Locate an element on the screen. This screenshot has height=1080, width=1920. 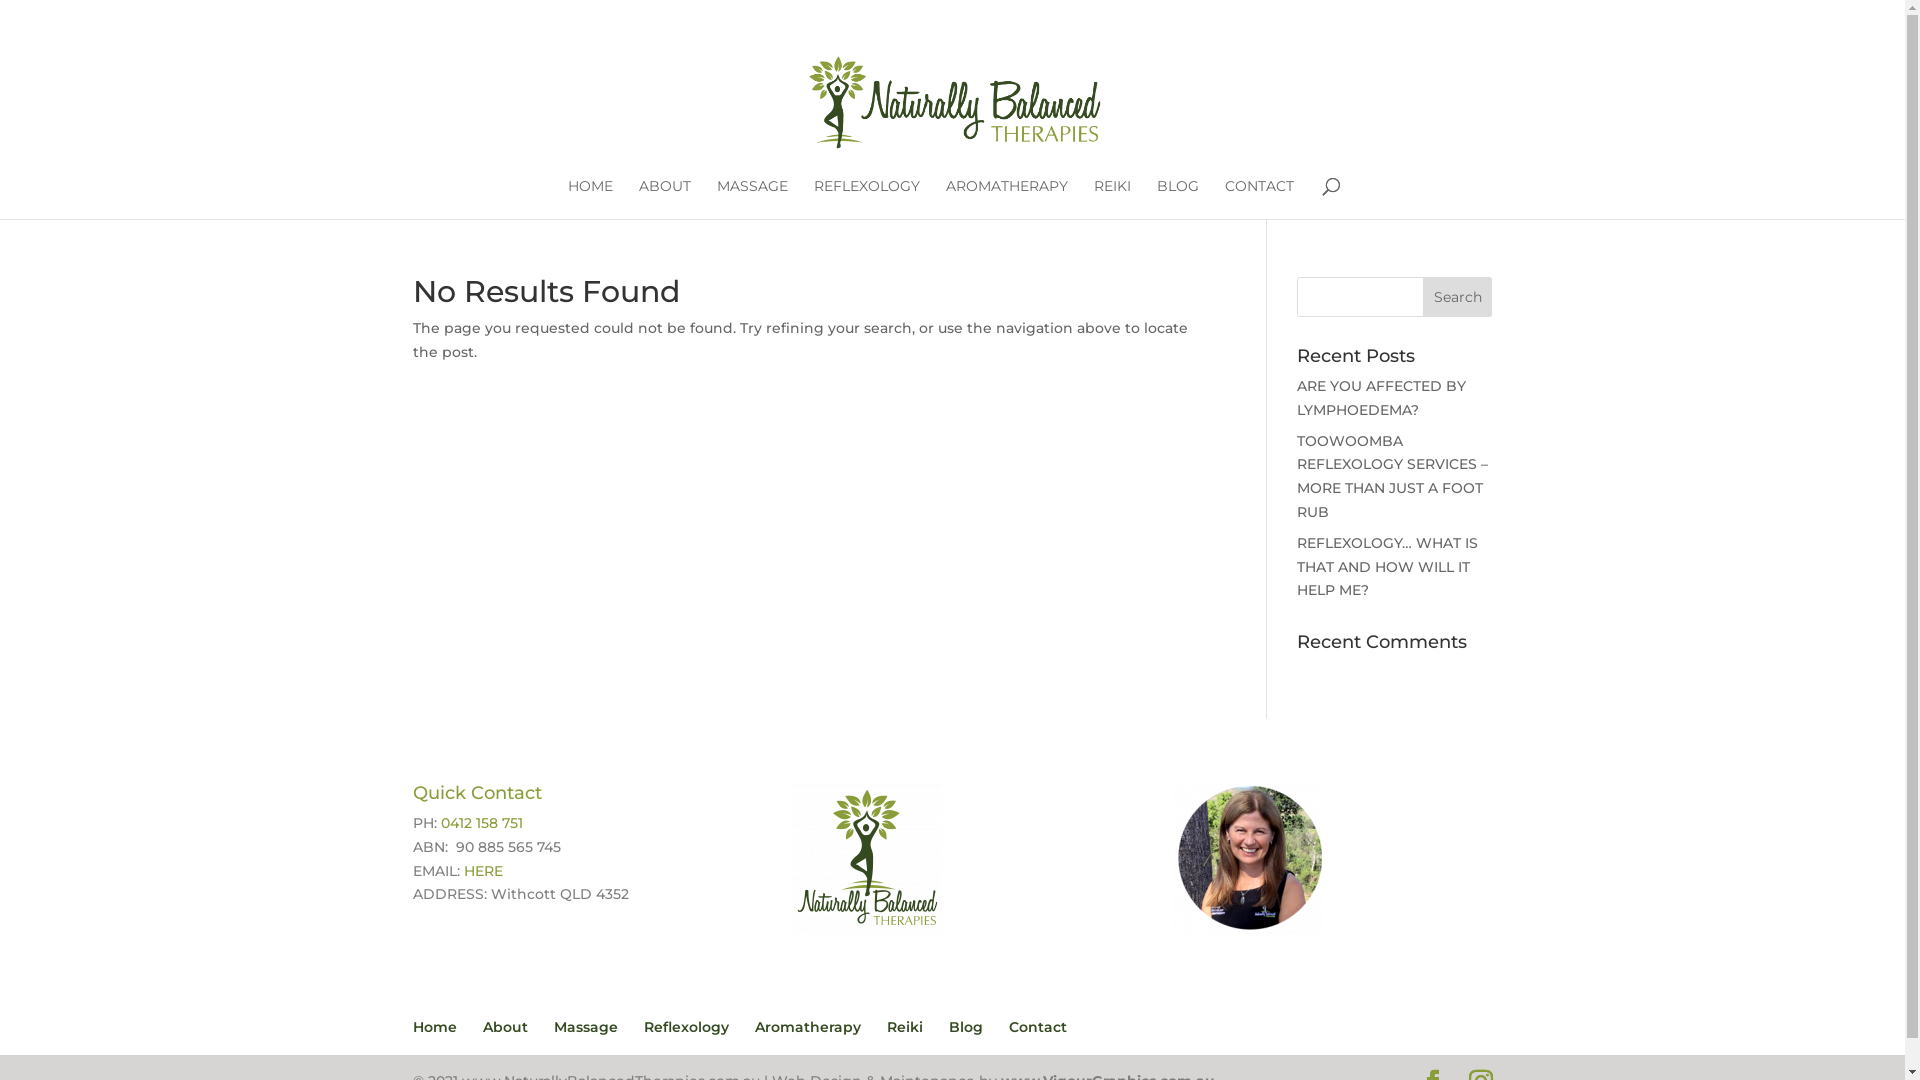
'About' is located at coordinates (504, 1026).